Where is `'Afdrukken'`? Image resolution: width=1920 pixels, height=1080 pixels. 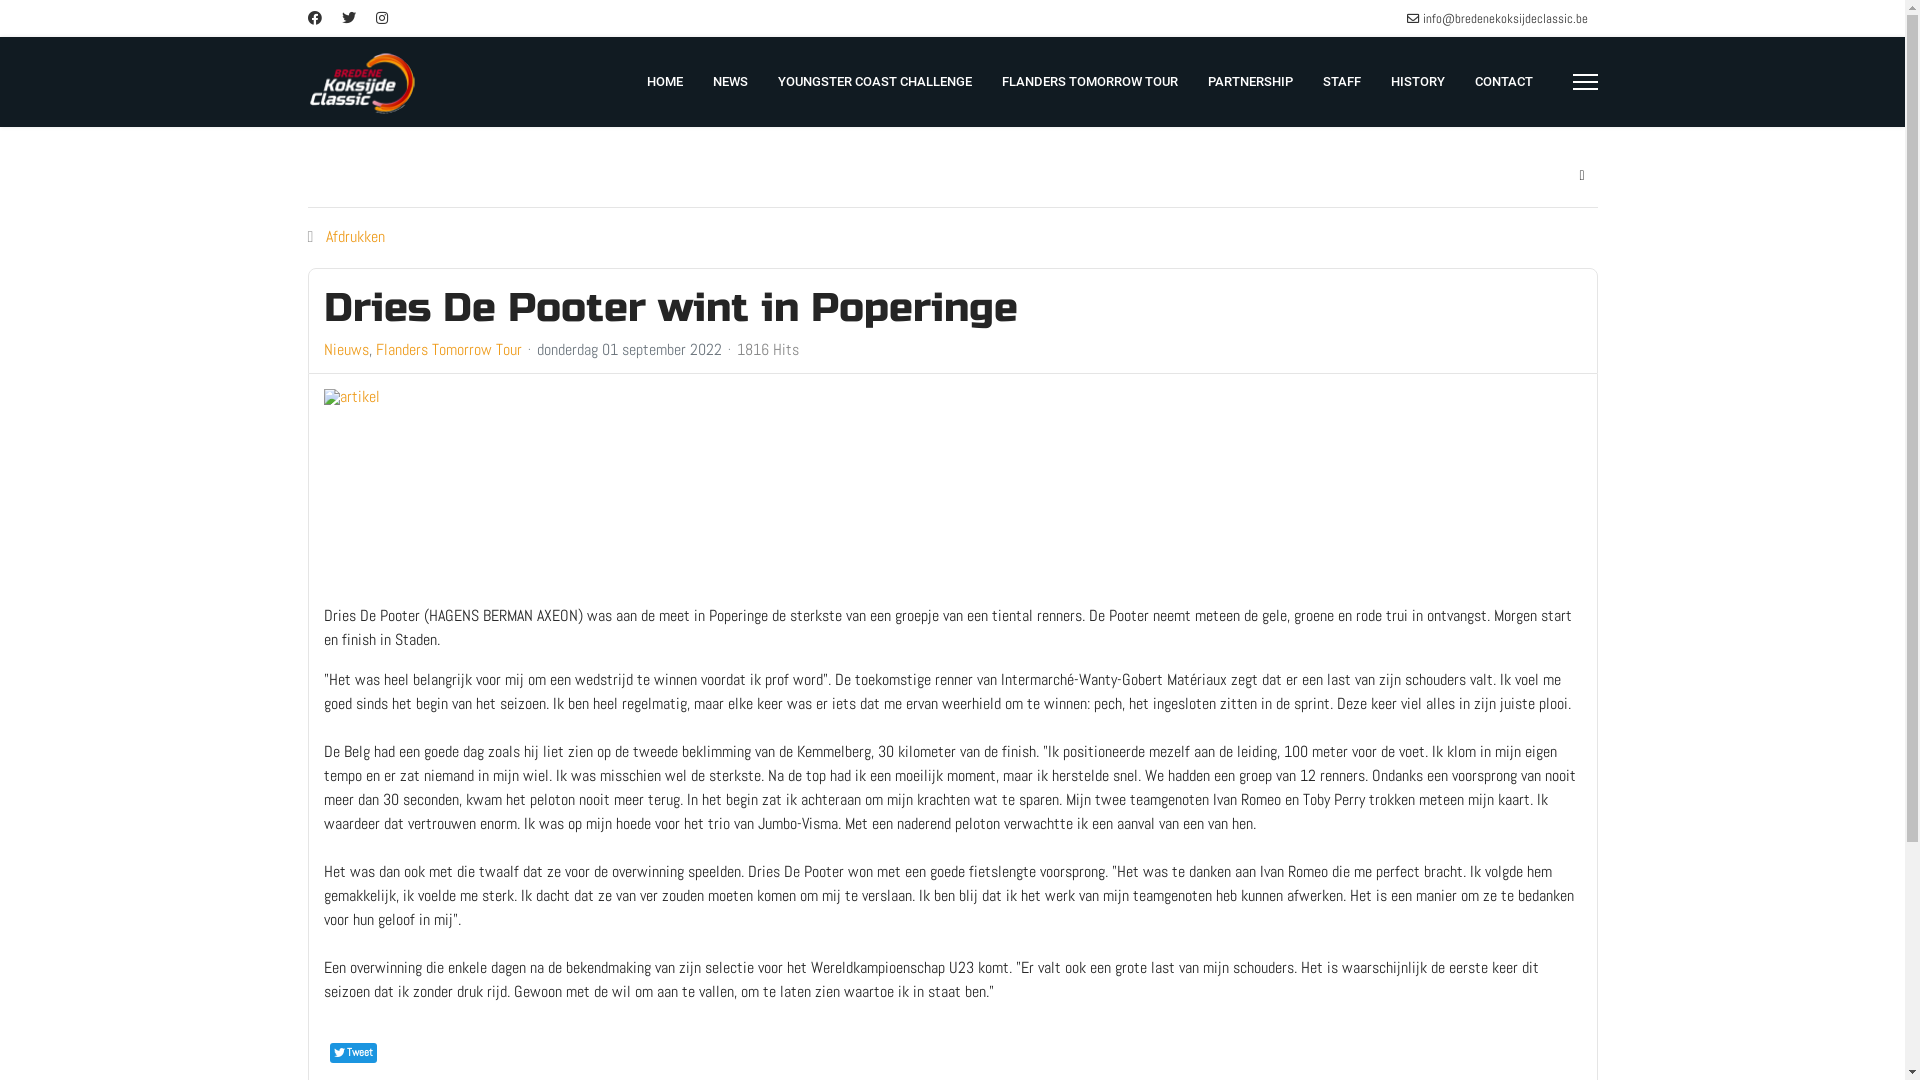
'Afdrukken' is located at coordinates (326, 235).